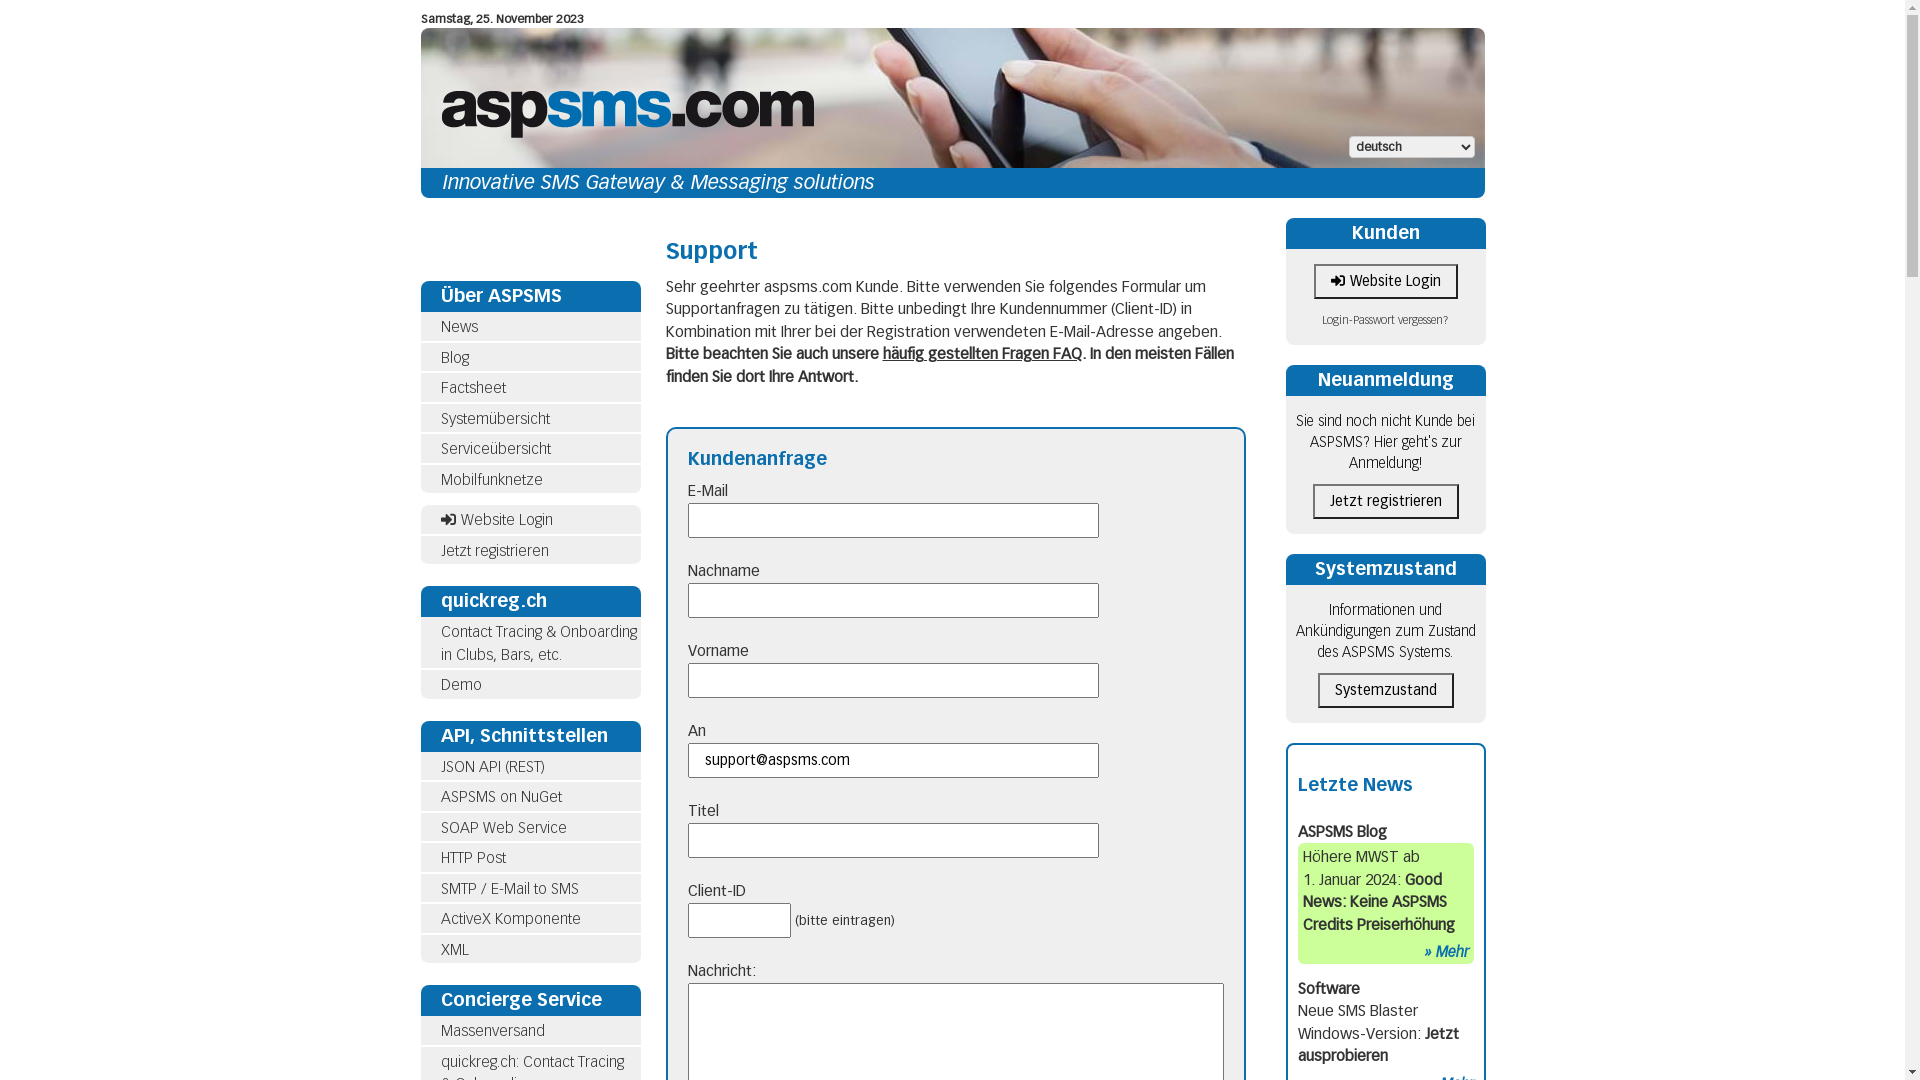 This screenshot has width=1920, height=1080. I want to click on 'API, Schnittstellen', so click(439, 735).